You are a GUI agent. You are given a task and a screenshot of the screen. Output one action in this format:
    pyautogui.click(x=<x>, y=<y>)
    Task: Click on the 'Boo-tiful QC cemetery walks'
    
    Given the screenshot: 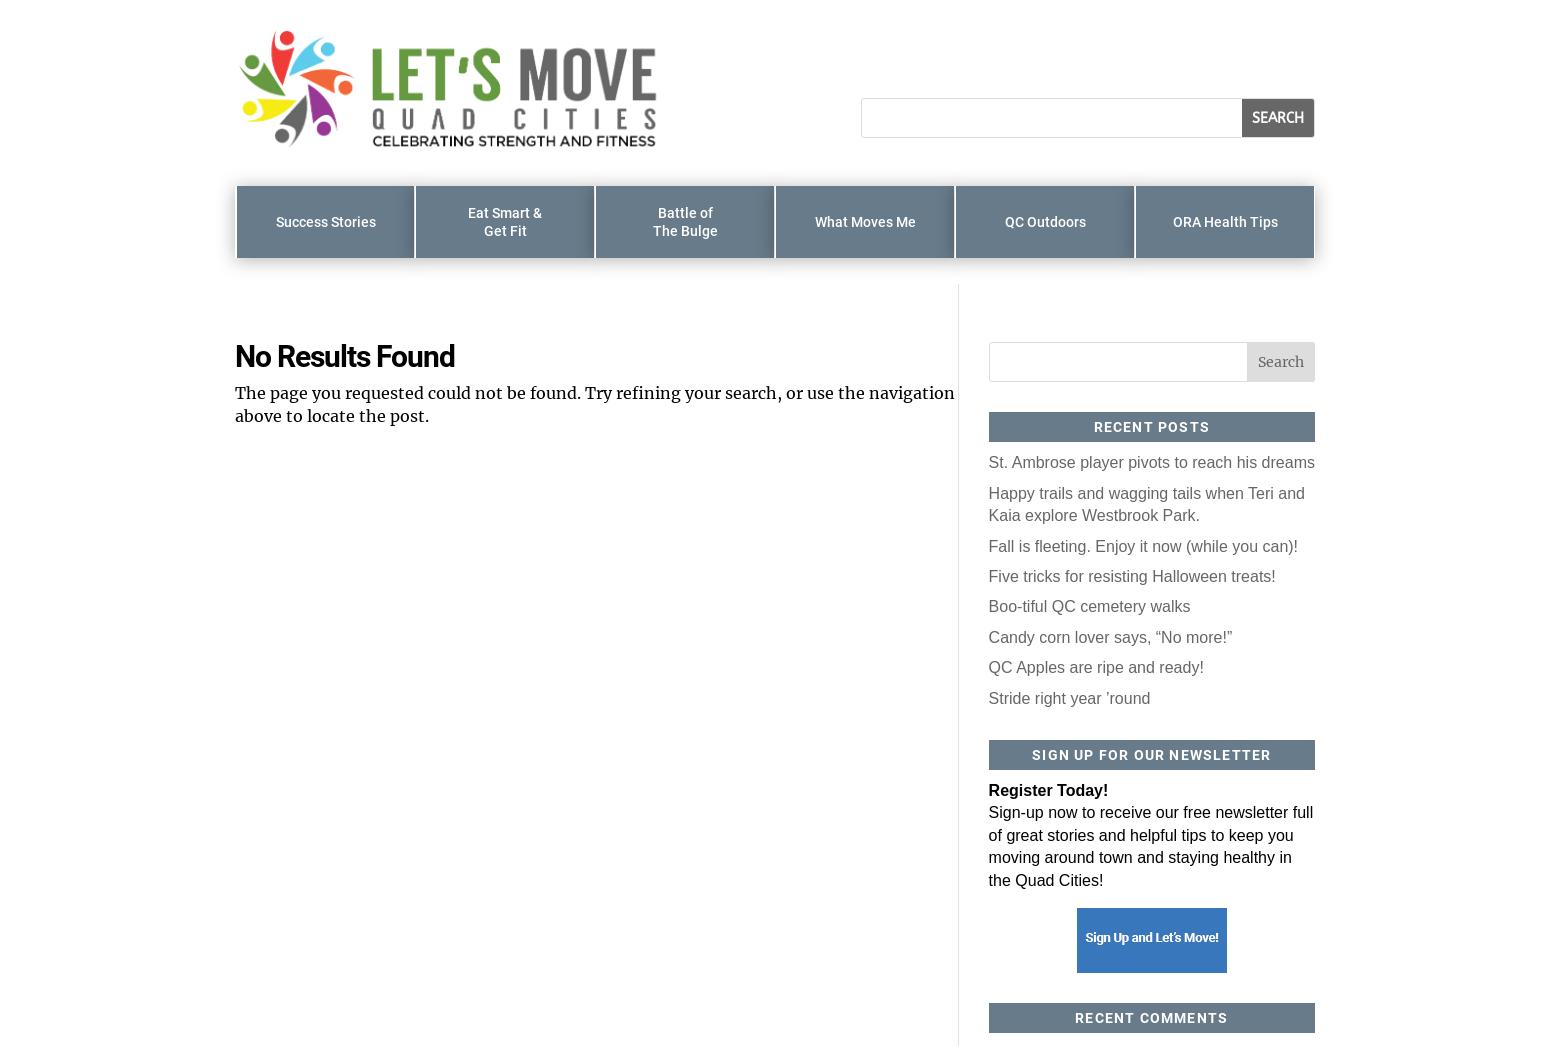 What is the action you would take?
    pyautogui.click(x=1088, y=606)
    